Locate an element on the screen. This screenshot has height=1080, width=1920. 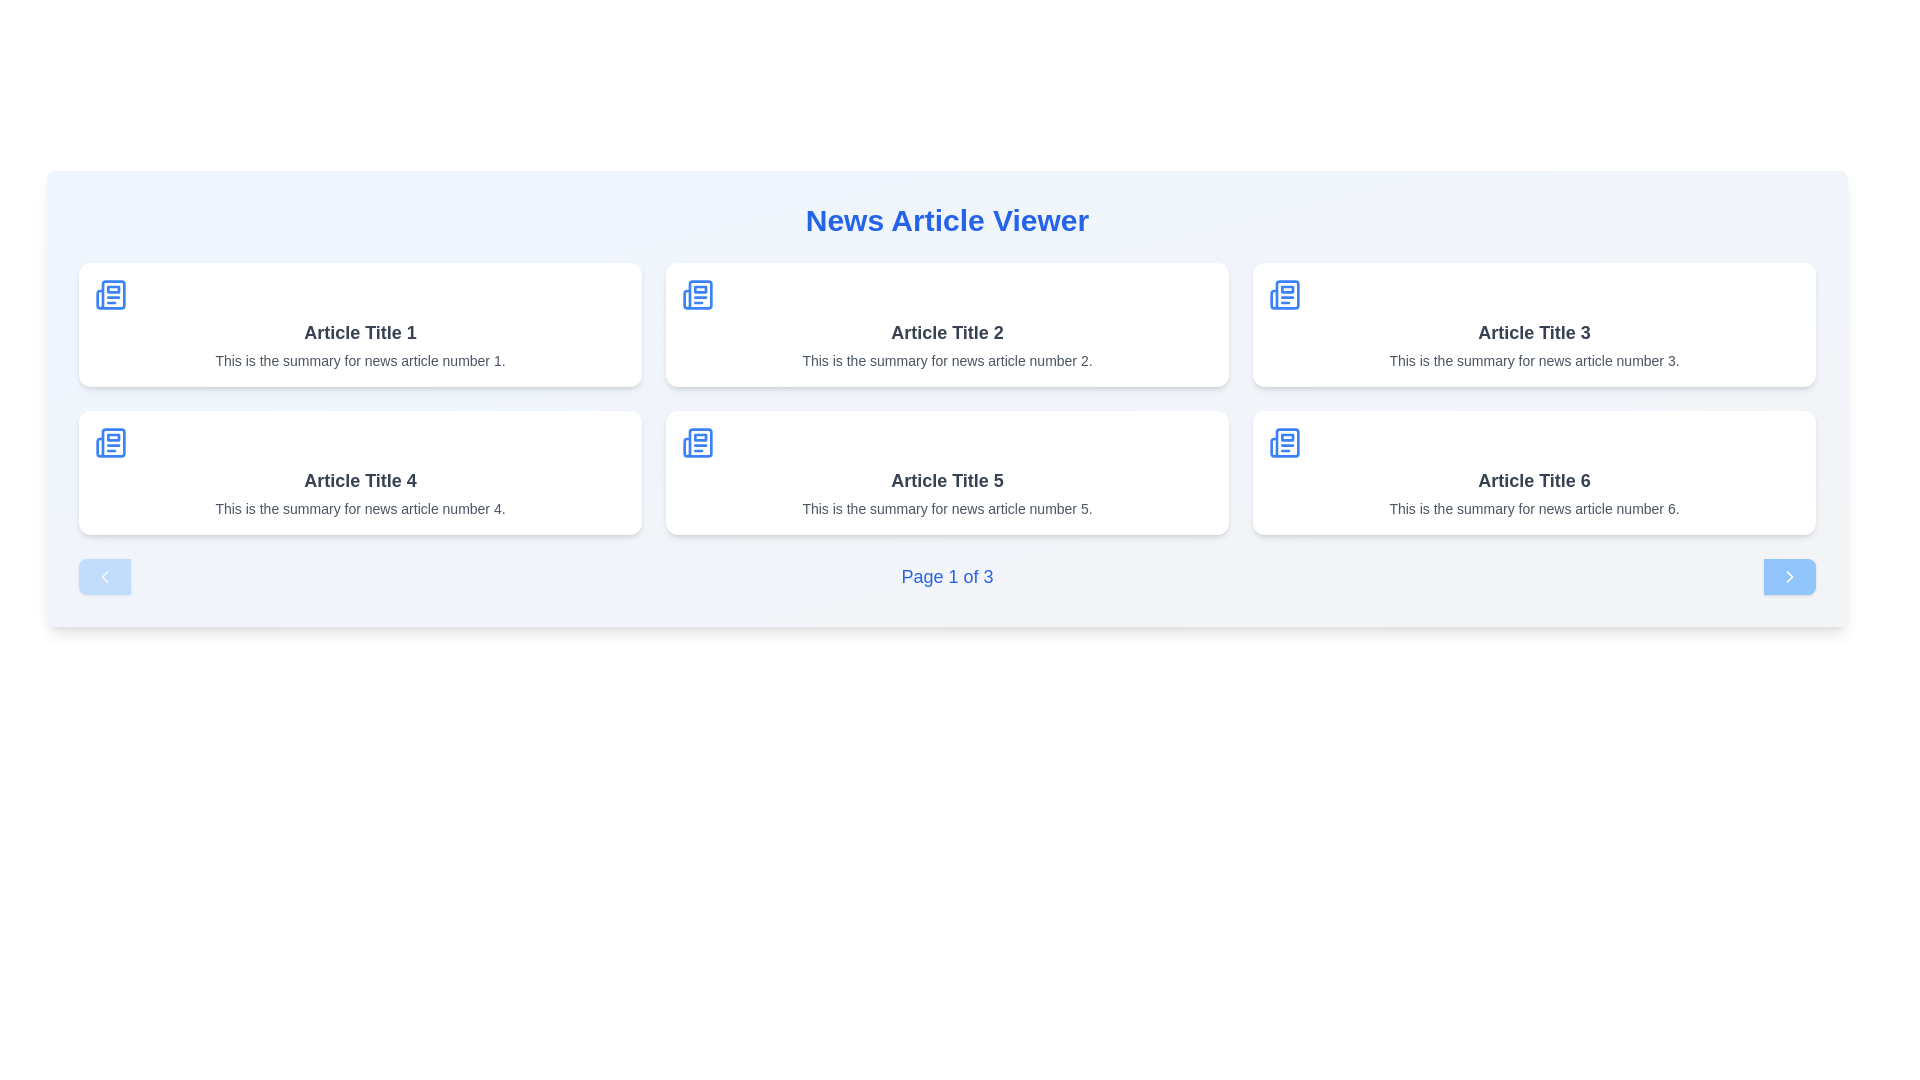
bold text label displaying 'Article Title 3', which is located in the top-right card of a grid layout is located at coordinates (1533, 331).